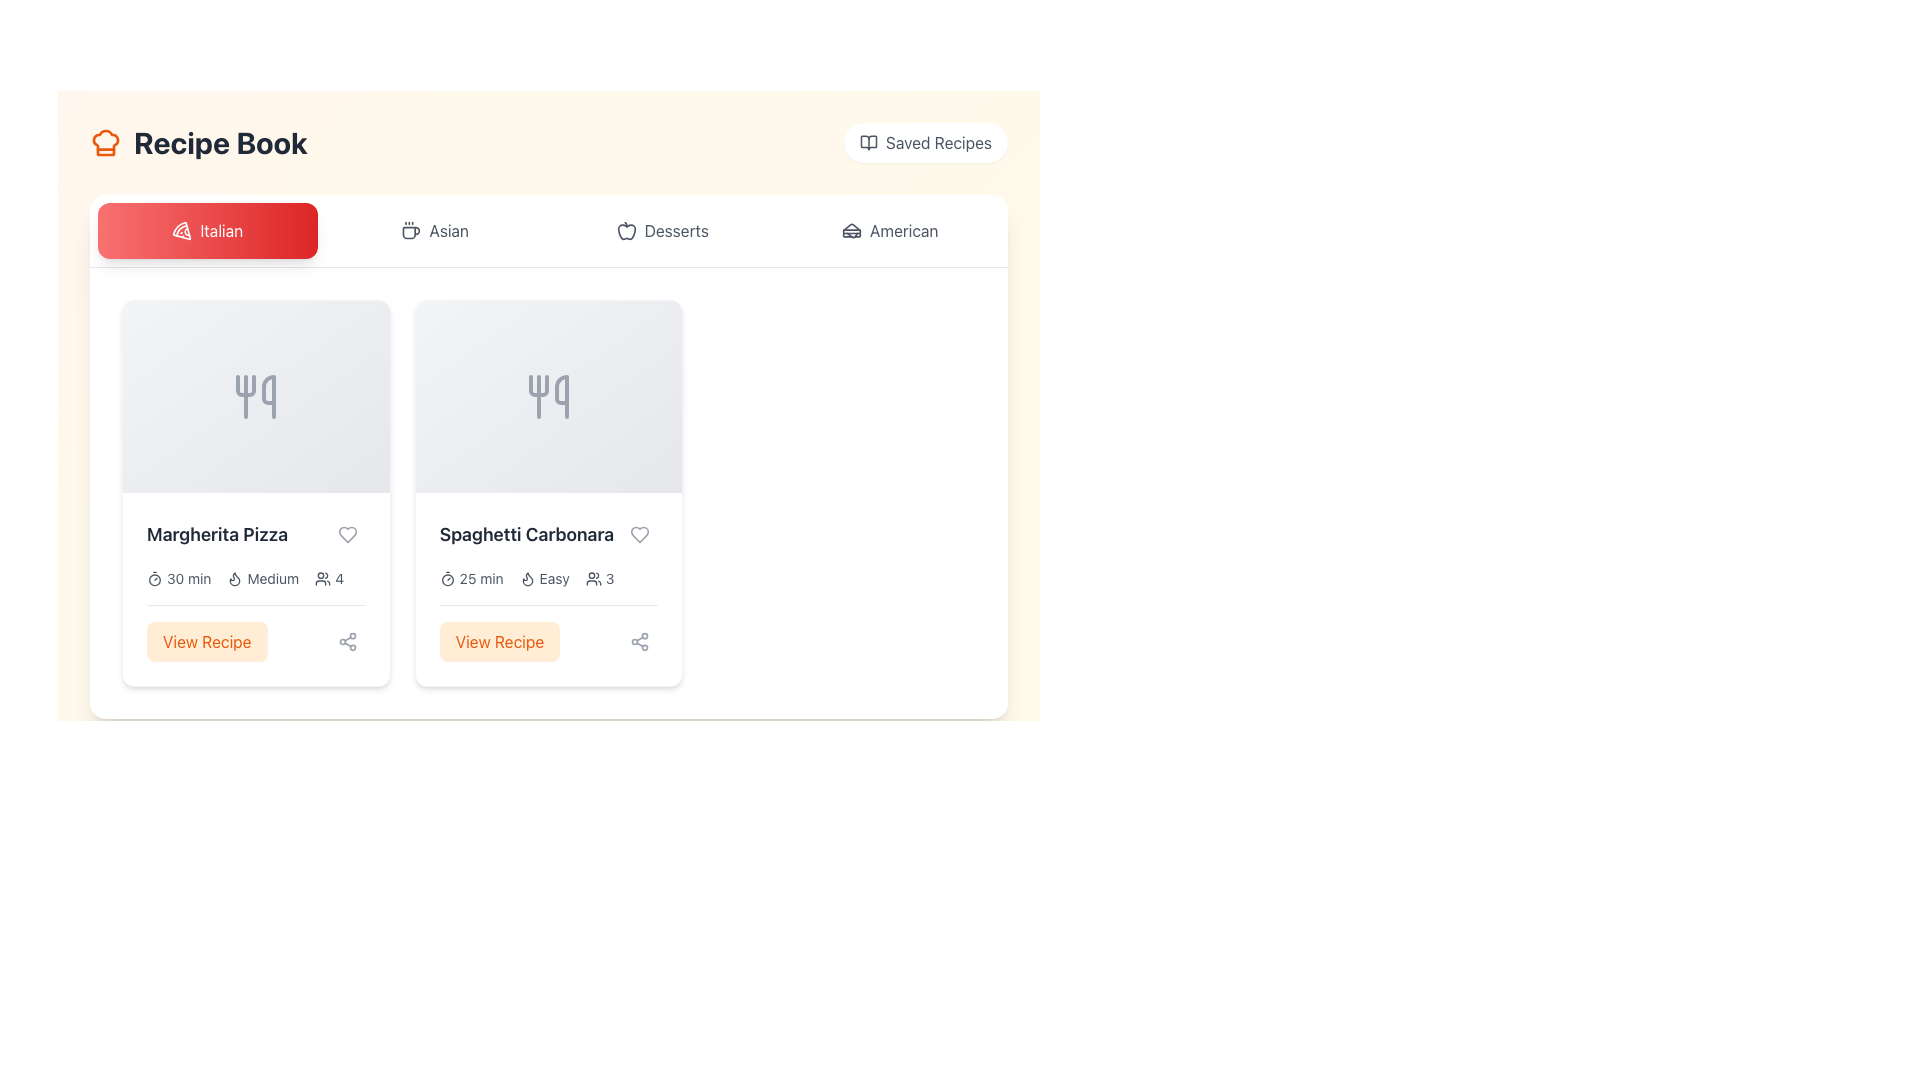 The image size is (1920, 1080). What do you see at coordinates (662, 230) in the screenshot?
I see `the 'Desserts' button in the horizontal navigation bar` at bounding box center [662, 230].